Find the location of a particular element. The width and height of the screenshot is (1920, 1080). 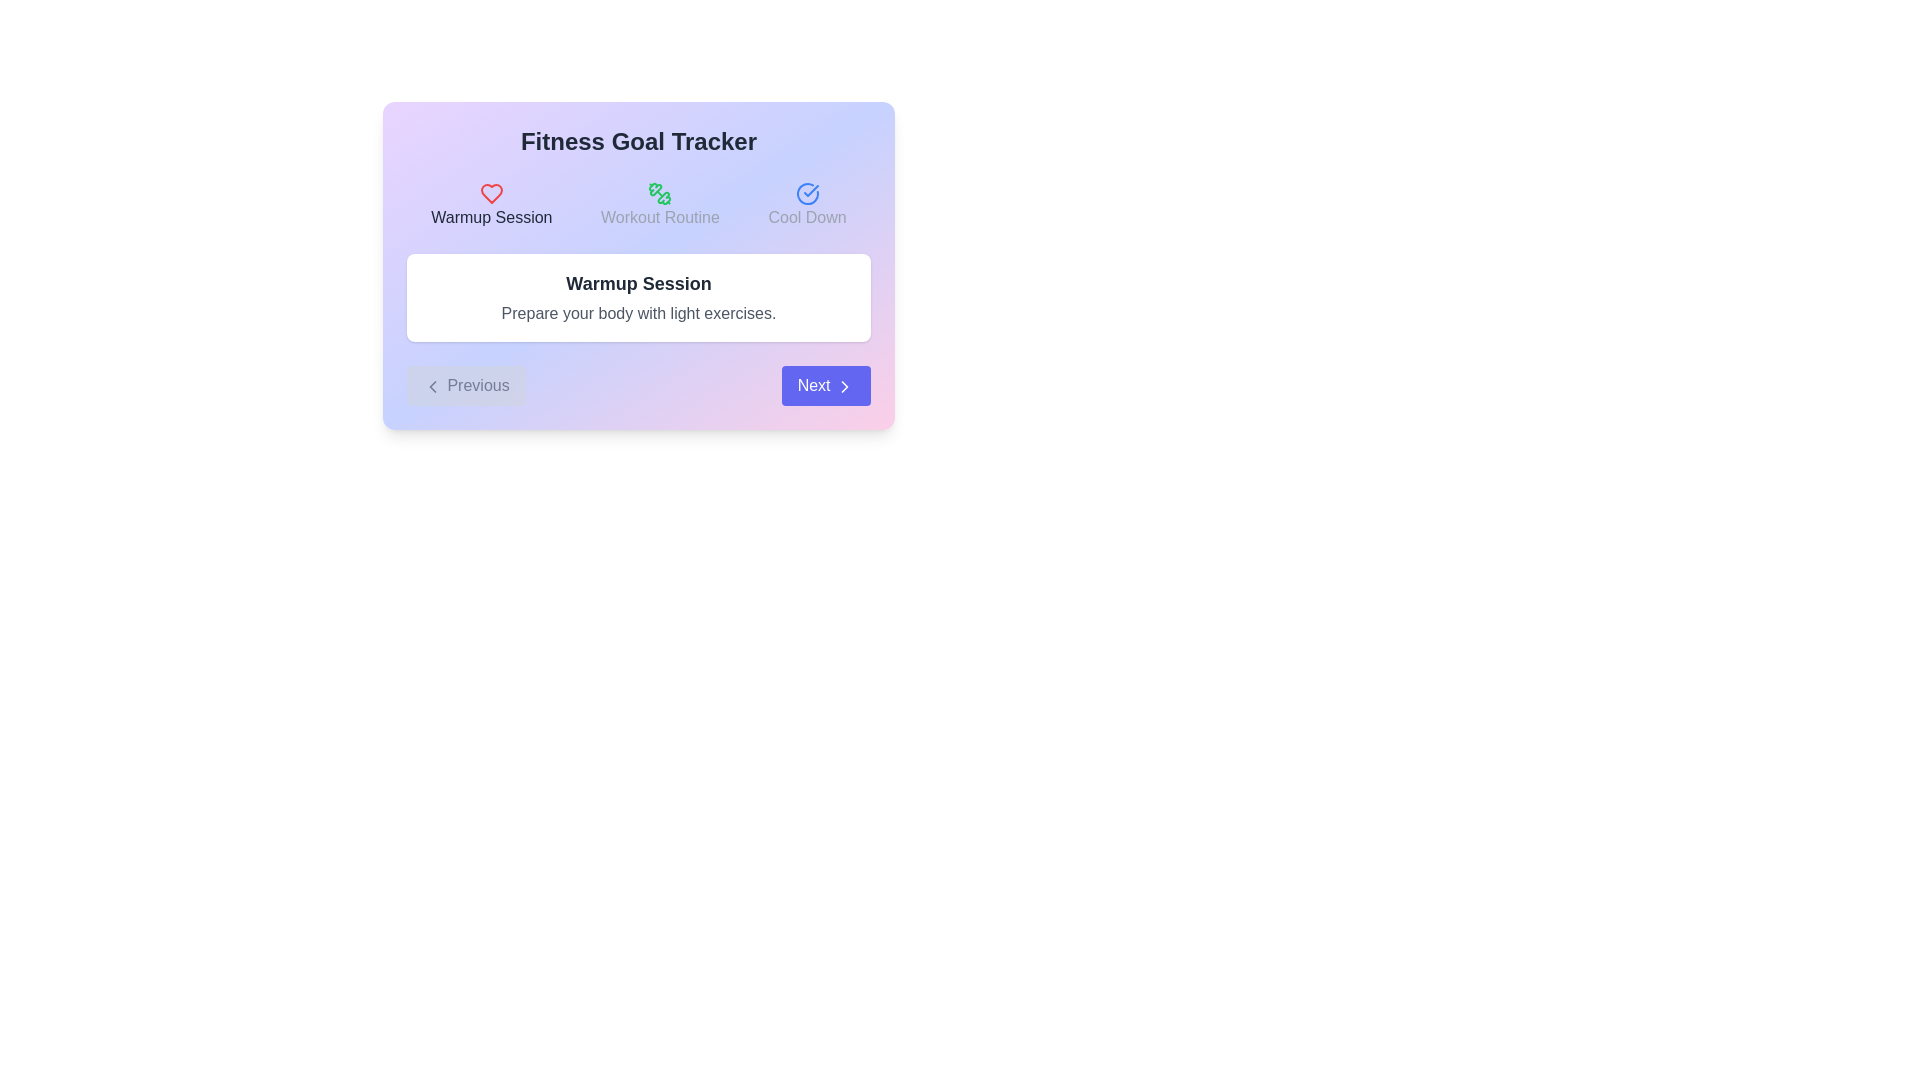

the rounded rectangular 'Next' button with bold white text and a right-pointing chevron icon to observe the color change is located at coordinates (826, 385).